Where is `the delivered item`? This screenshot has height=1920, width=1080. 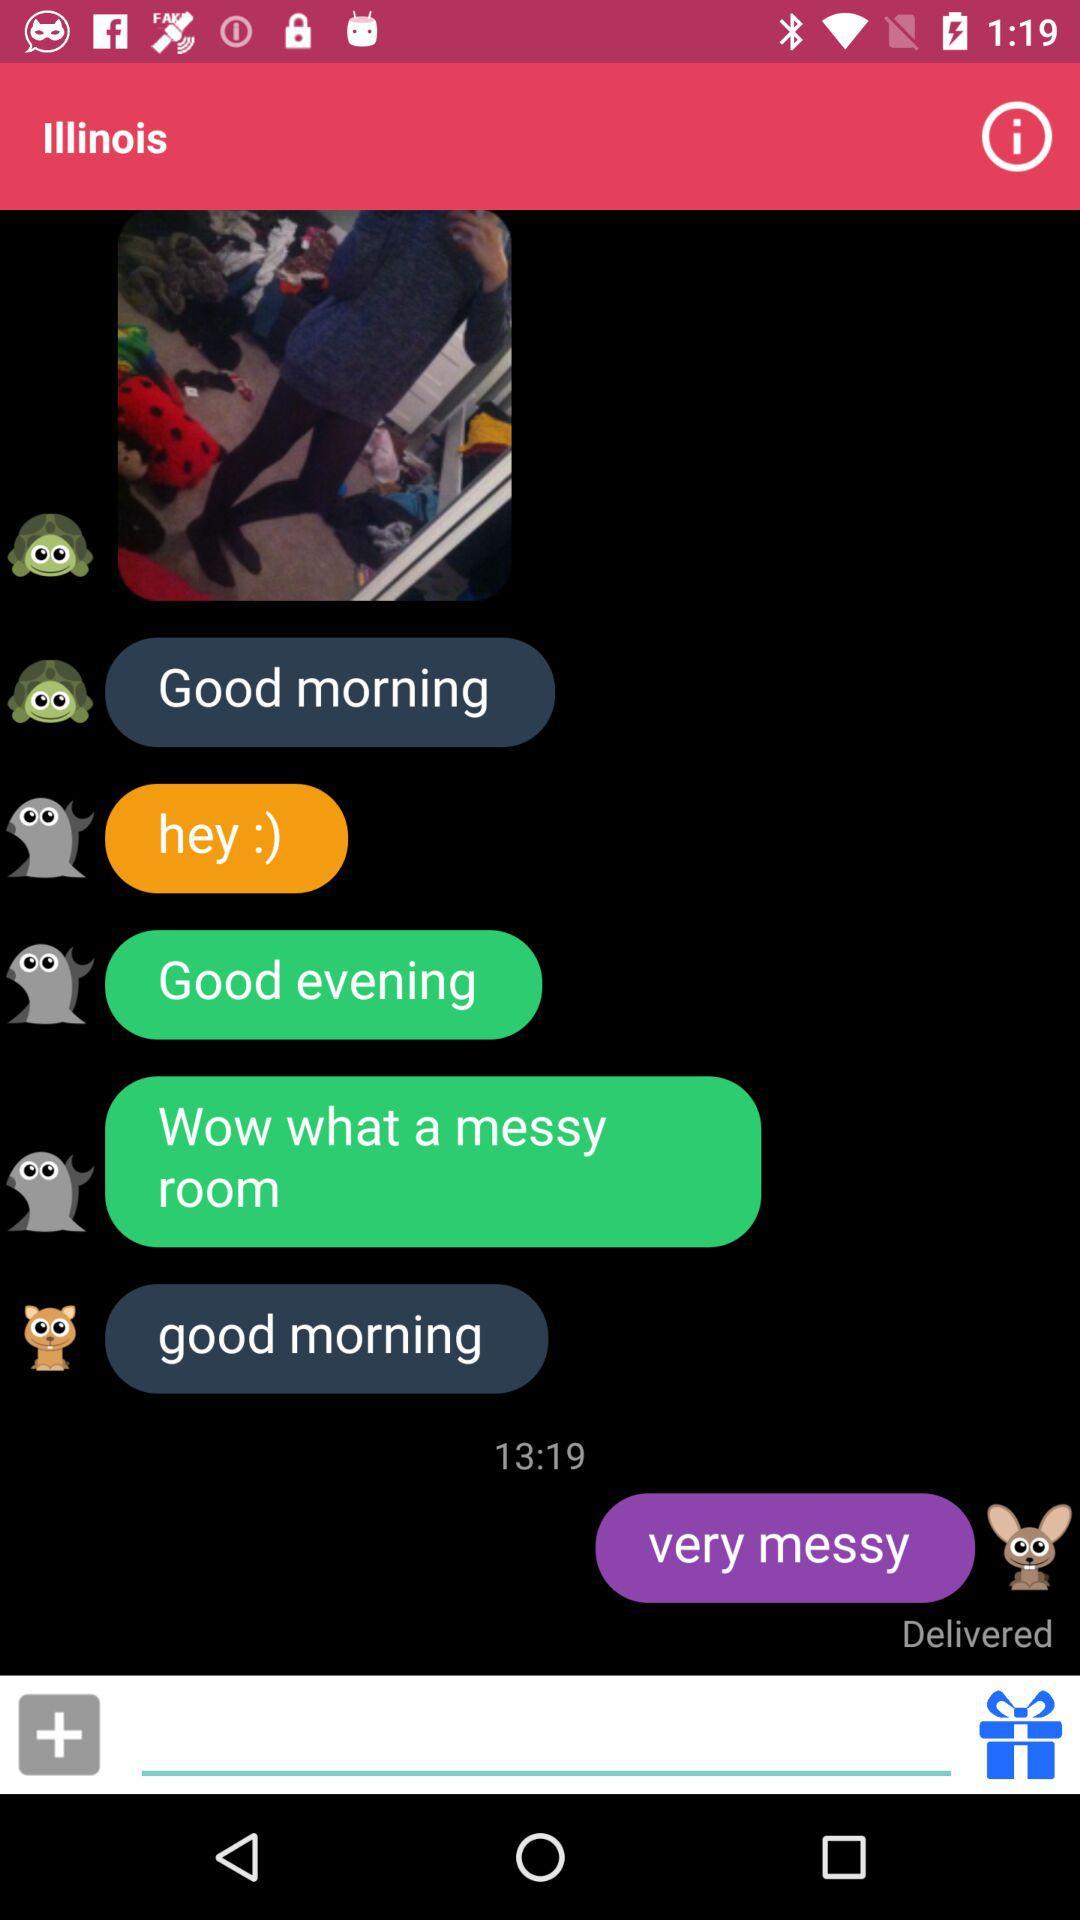
the delivered item is located at coordinates (976, 1632).